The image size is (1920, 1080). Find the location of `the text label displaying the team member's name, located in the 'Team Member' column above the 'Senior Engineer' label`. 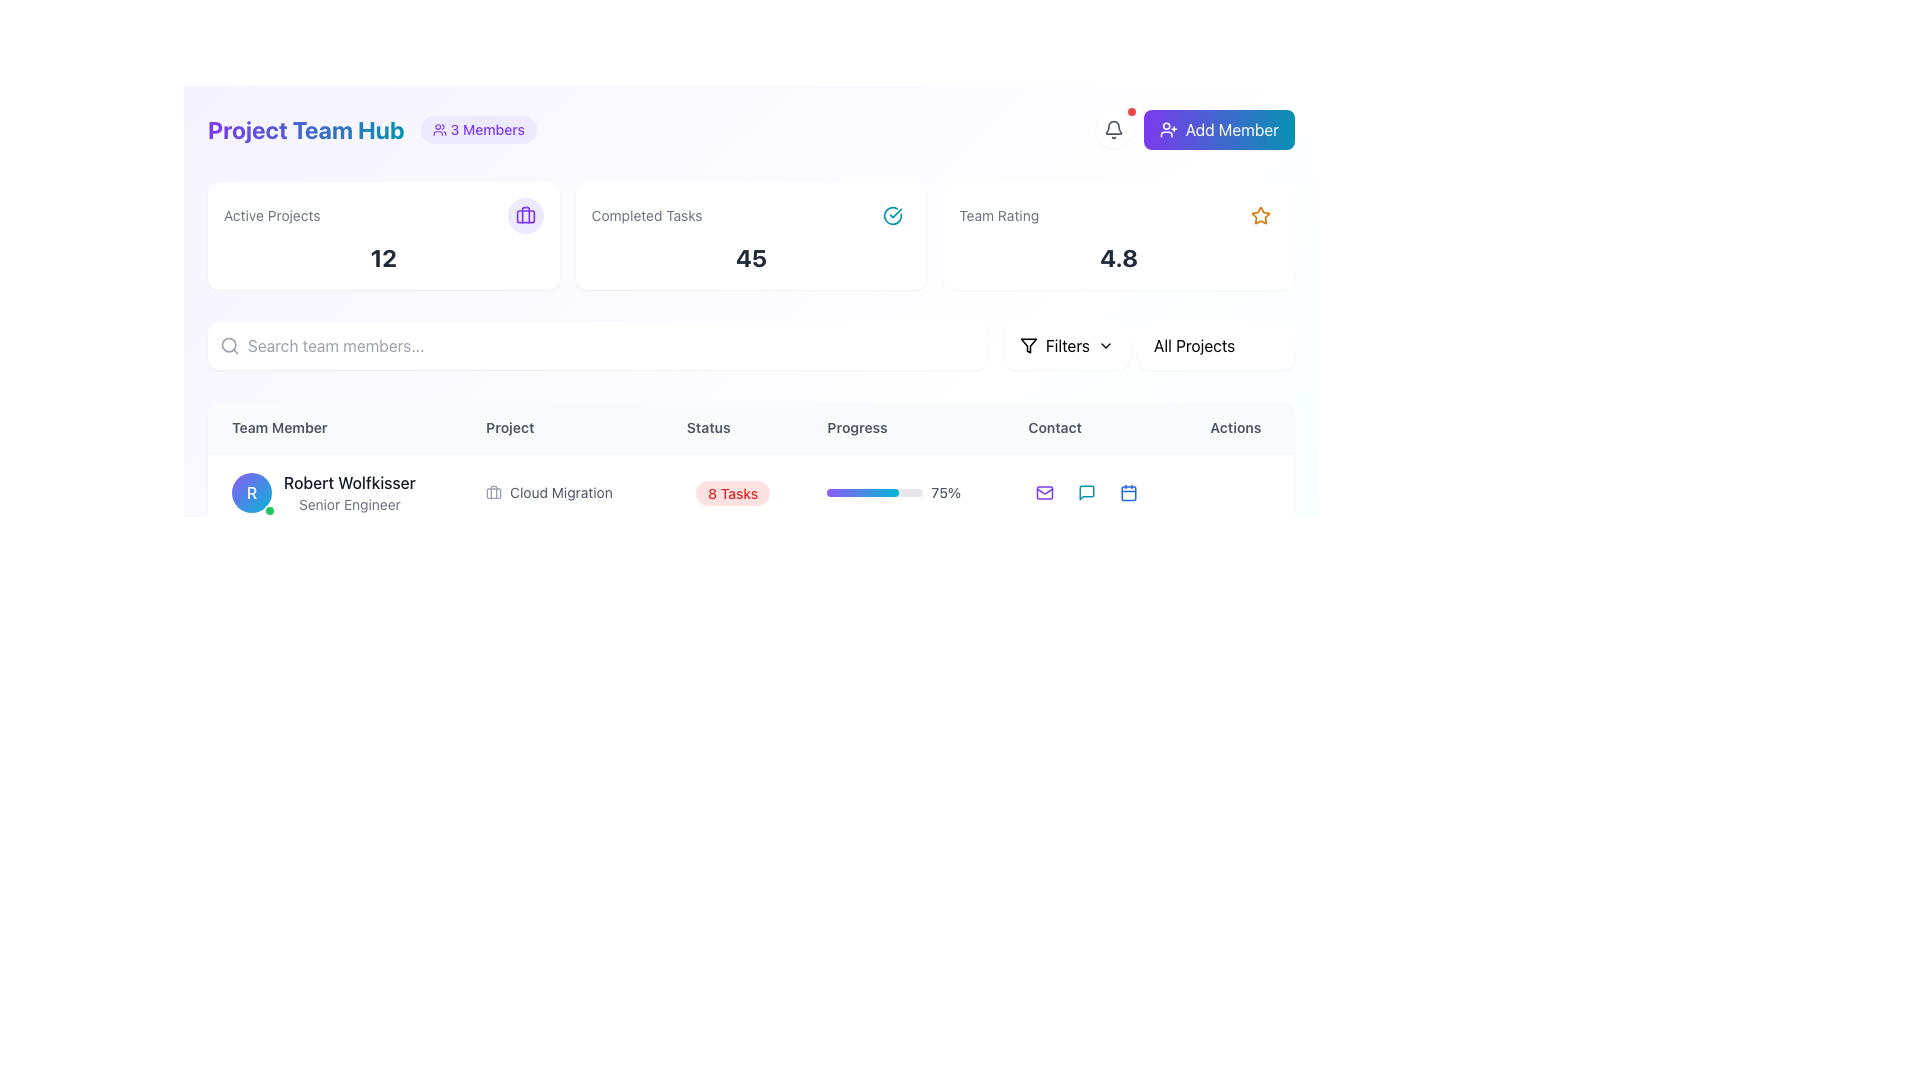

the text label displaying the team member's name, located in the 'Team Member' column above the 'Senior Engineer' label is located at coordinates (349, 482).